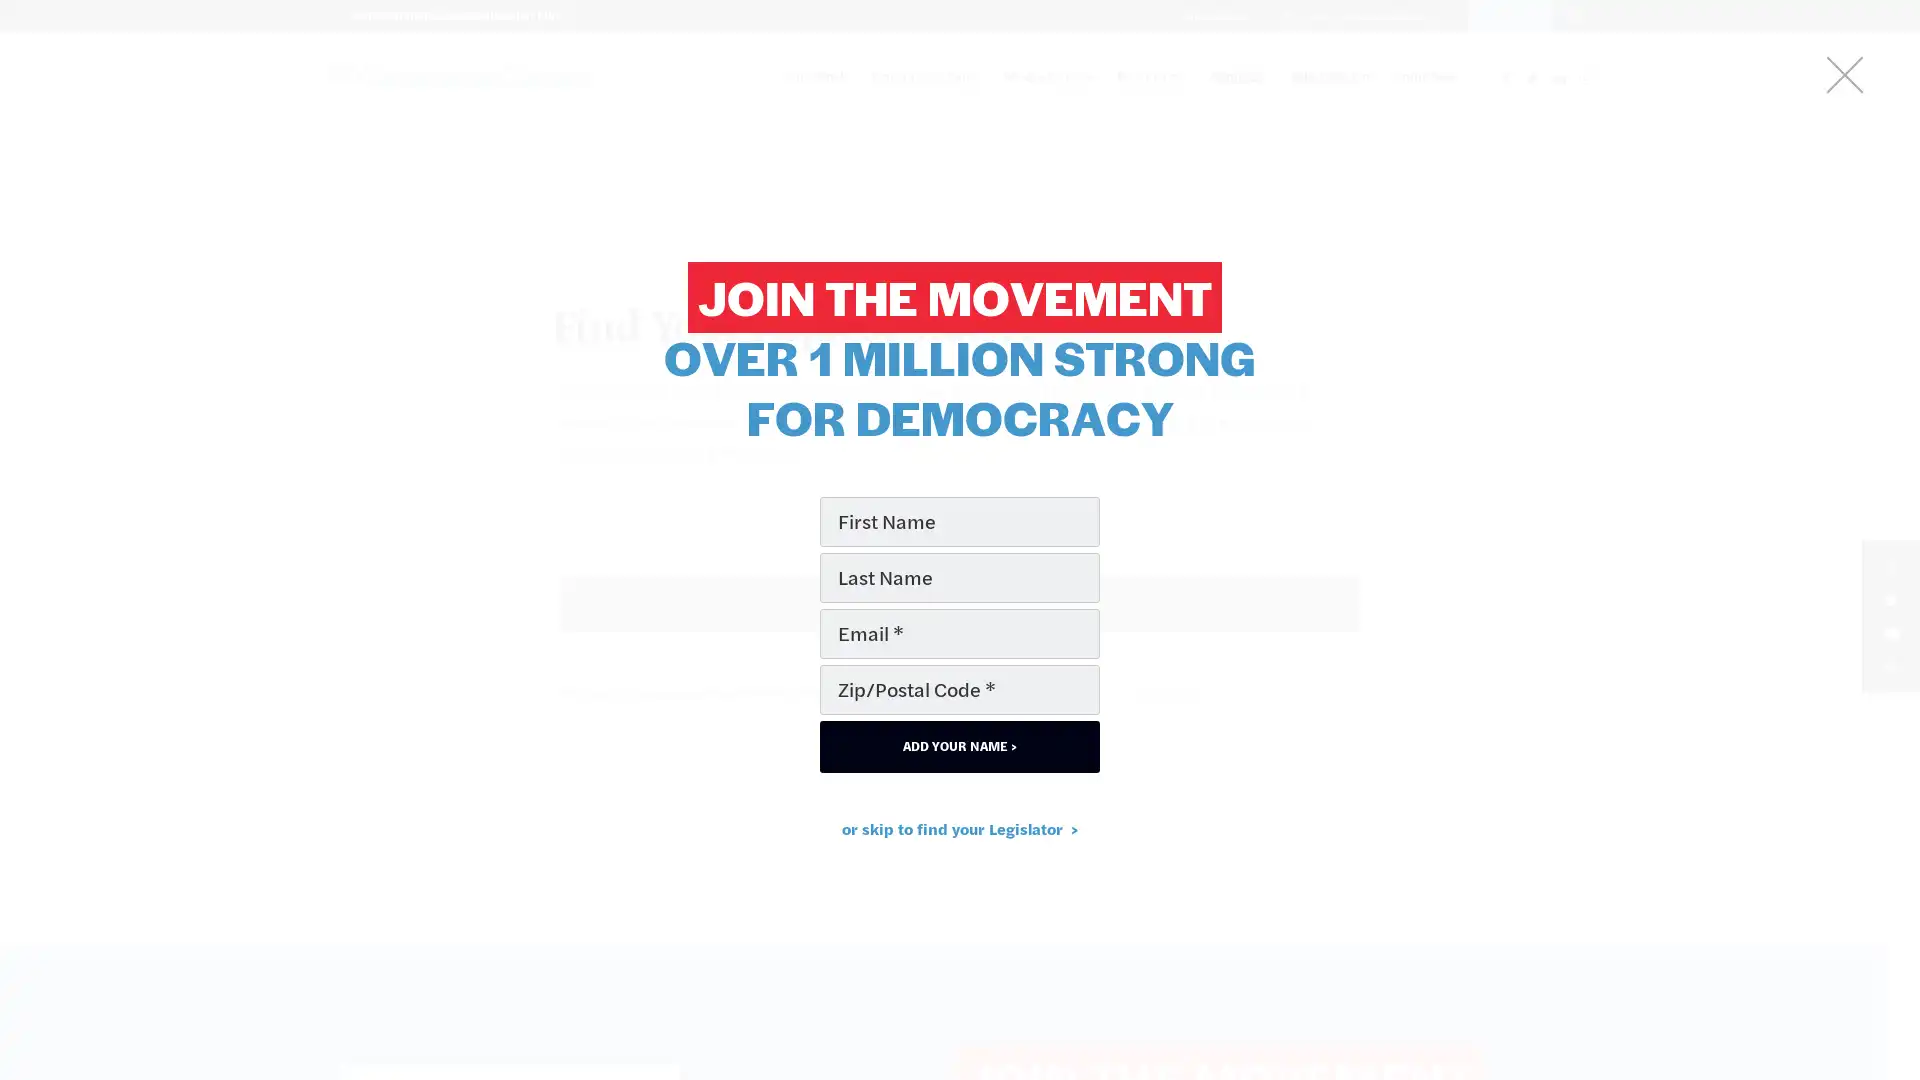  What do you see at coordinates (960, 745) in the screenshot?
I see `Add Your Name >` at bounding box center [960, 745].